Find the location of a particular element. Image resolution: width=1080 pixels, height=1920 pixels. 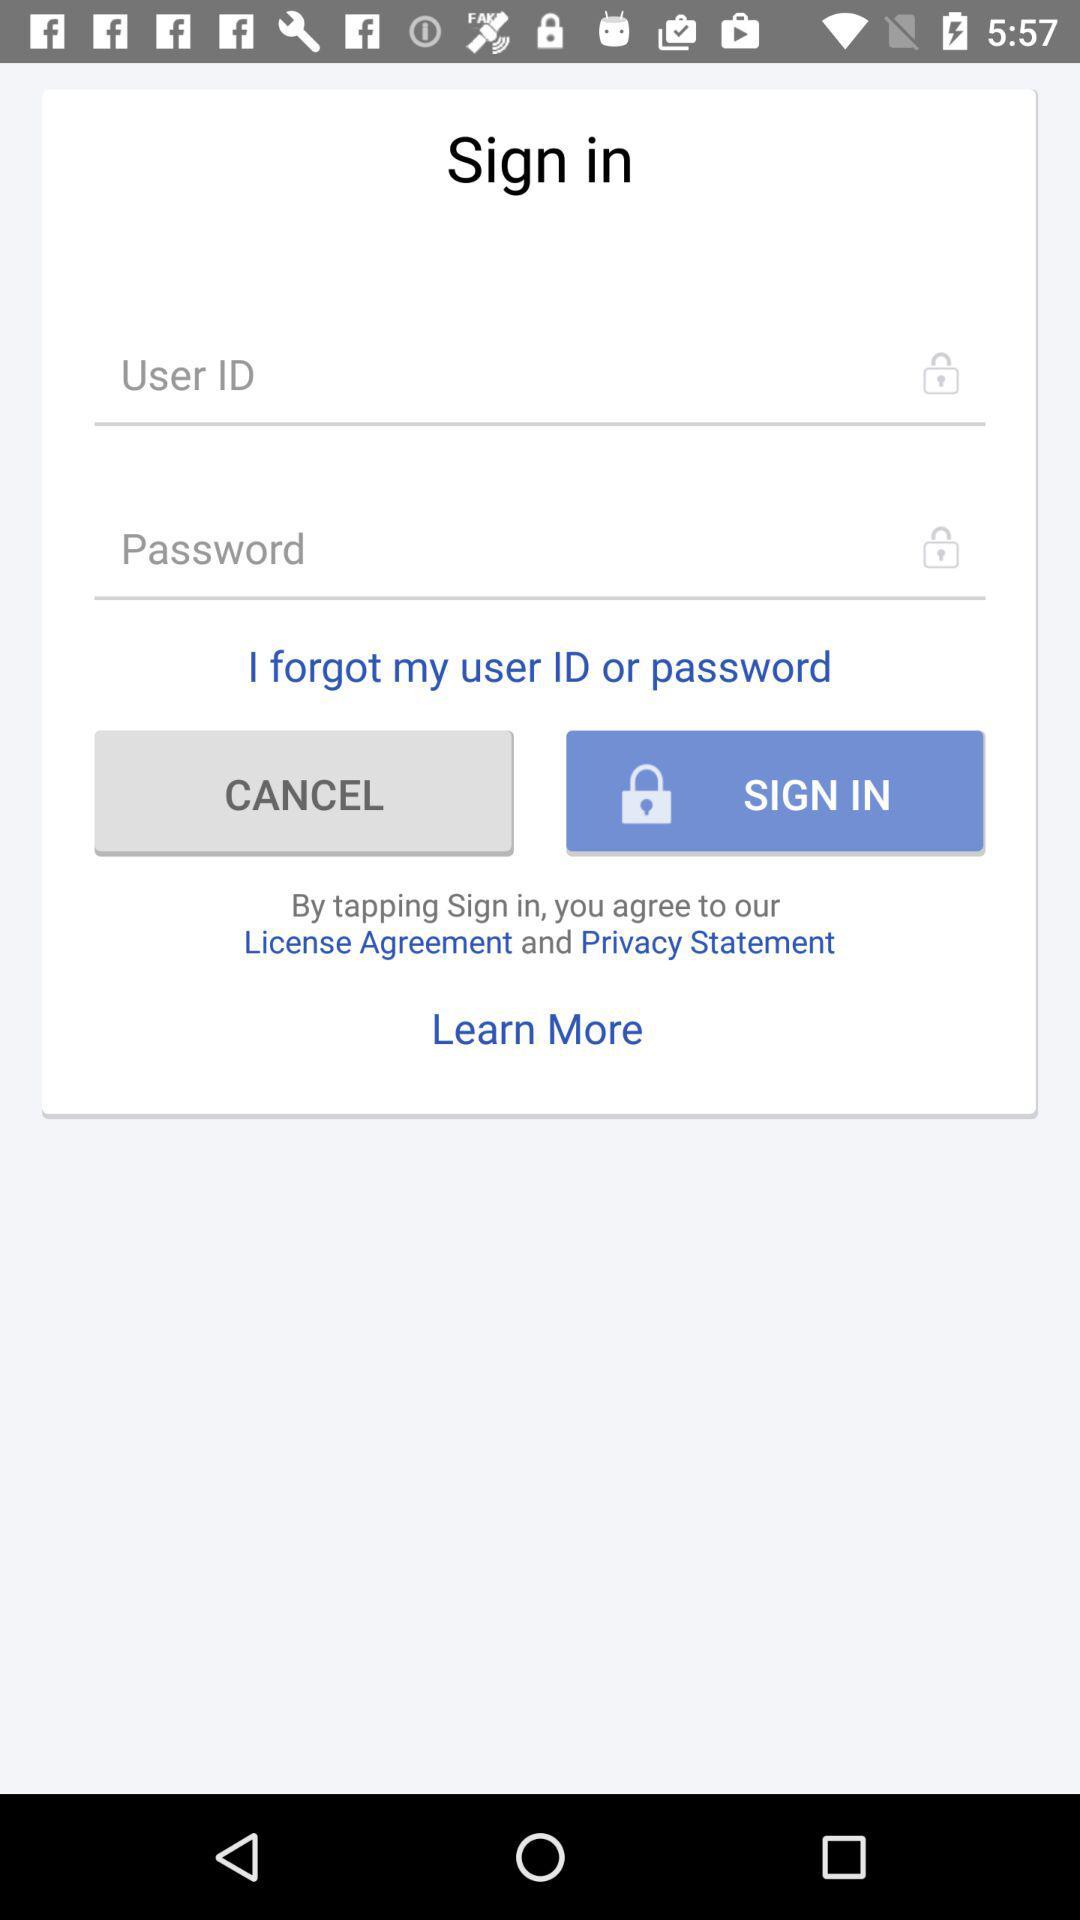

item below sign in item is located at coordinates (540, 373).